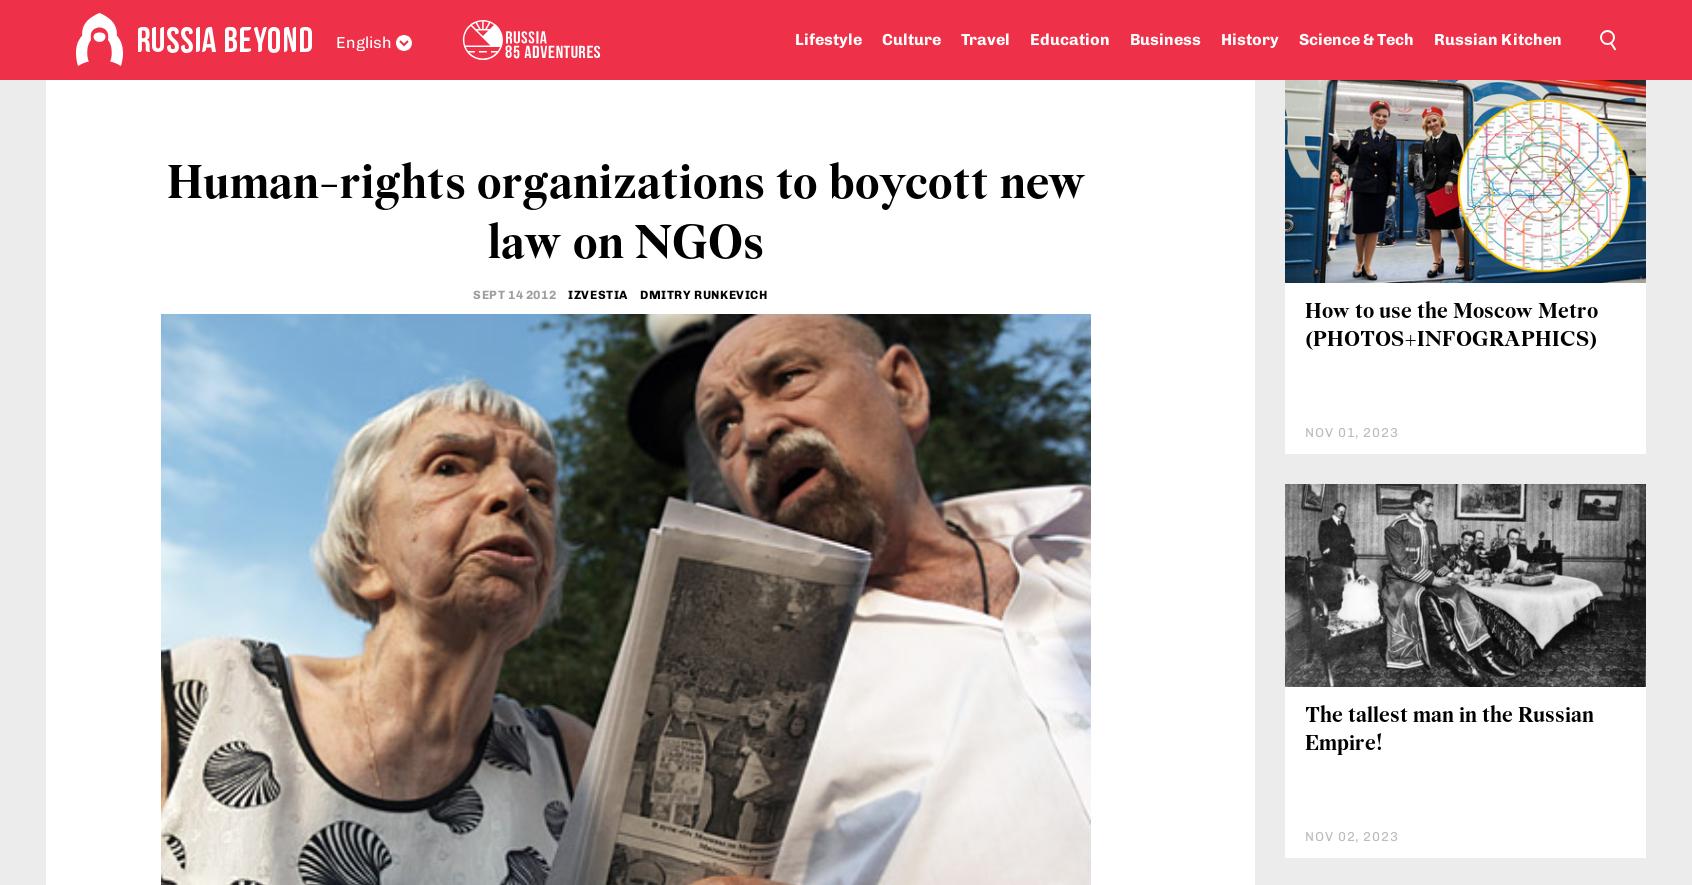  What do you see at coordinates (624, 335) in the screenshot?
I see `'Human-rights organizations to boycott new law on NGOs'` at bounding box center [624, 335].